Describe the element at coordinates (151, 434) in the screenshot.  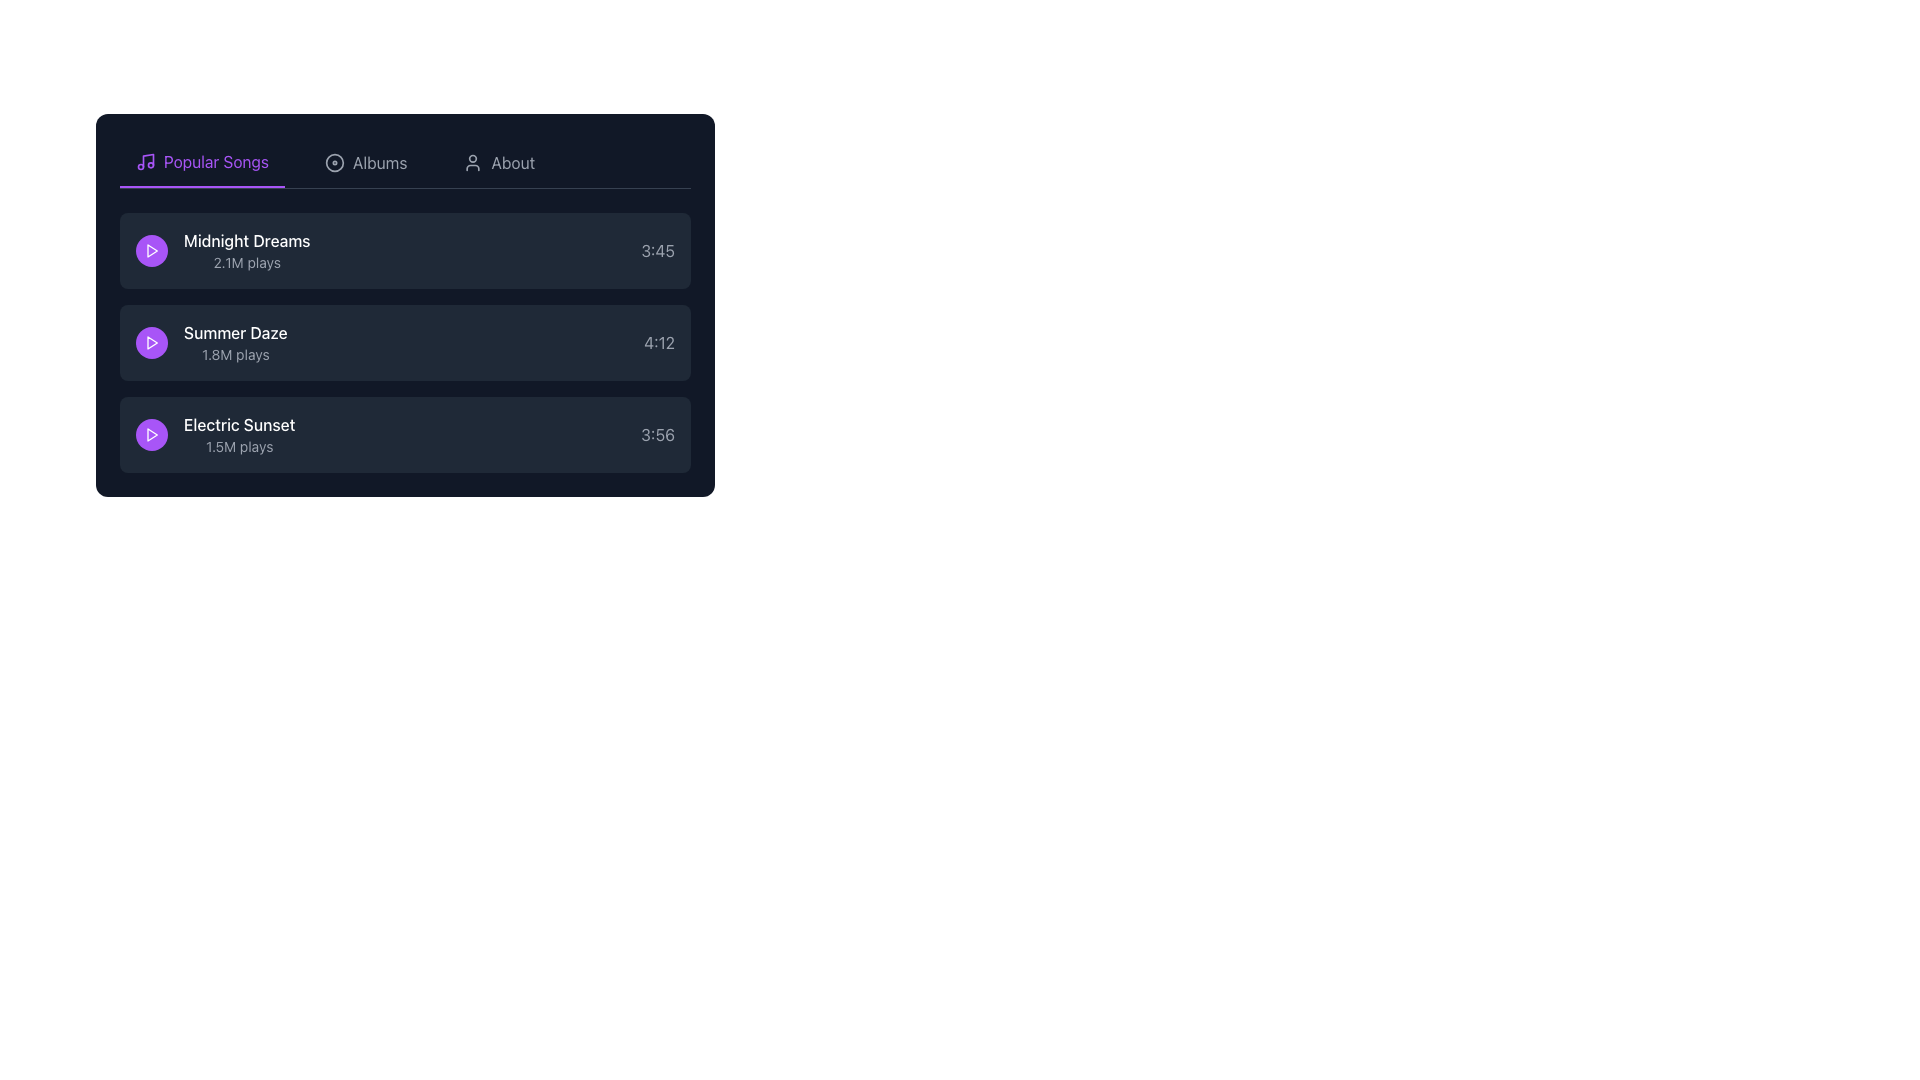
I see `the play icon represented by a rightward-pointing triangle in the 'Popular Songs' section` at that location.